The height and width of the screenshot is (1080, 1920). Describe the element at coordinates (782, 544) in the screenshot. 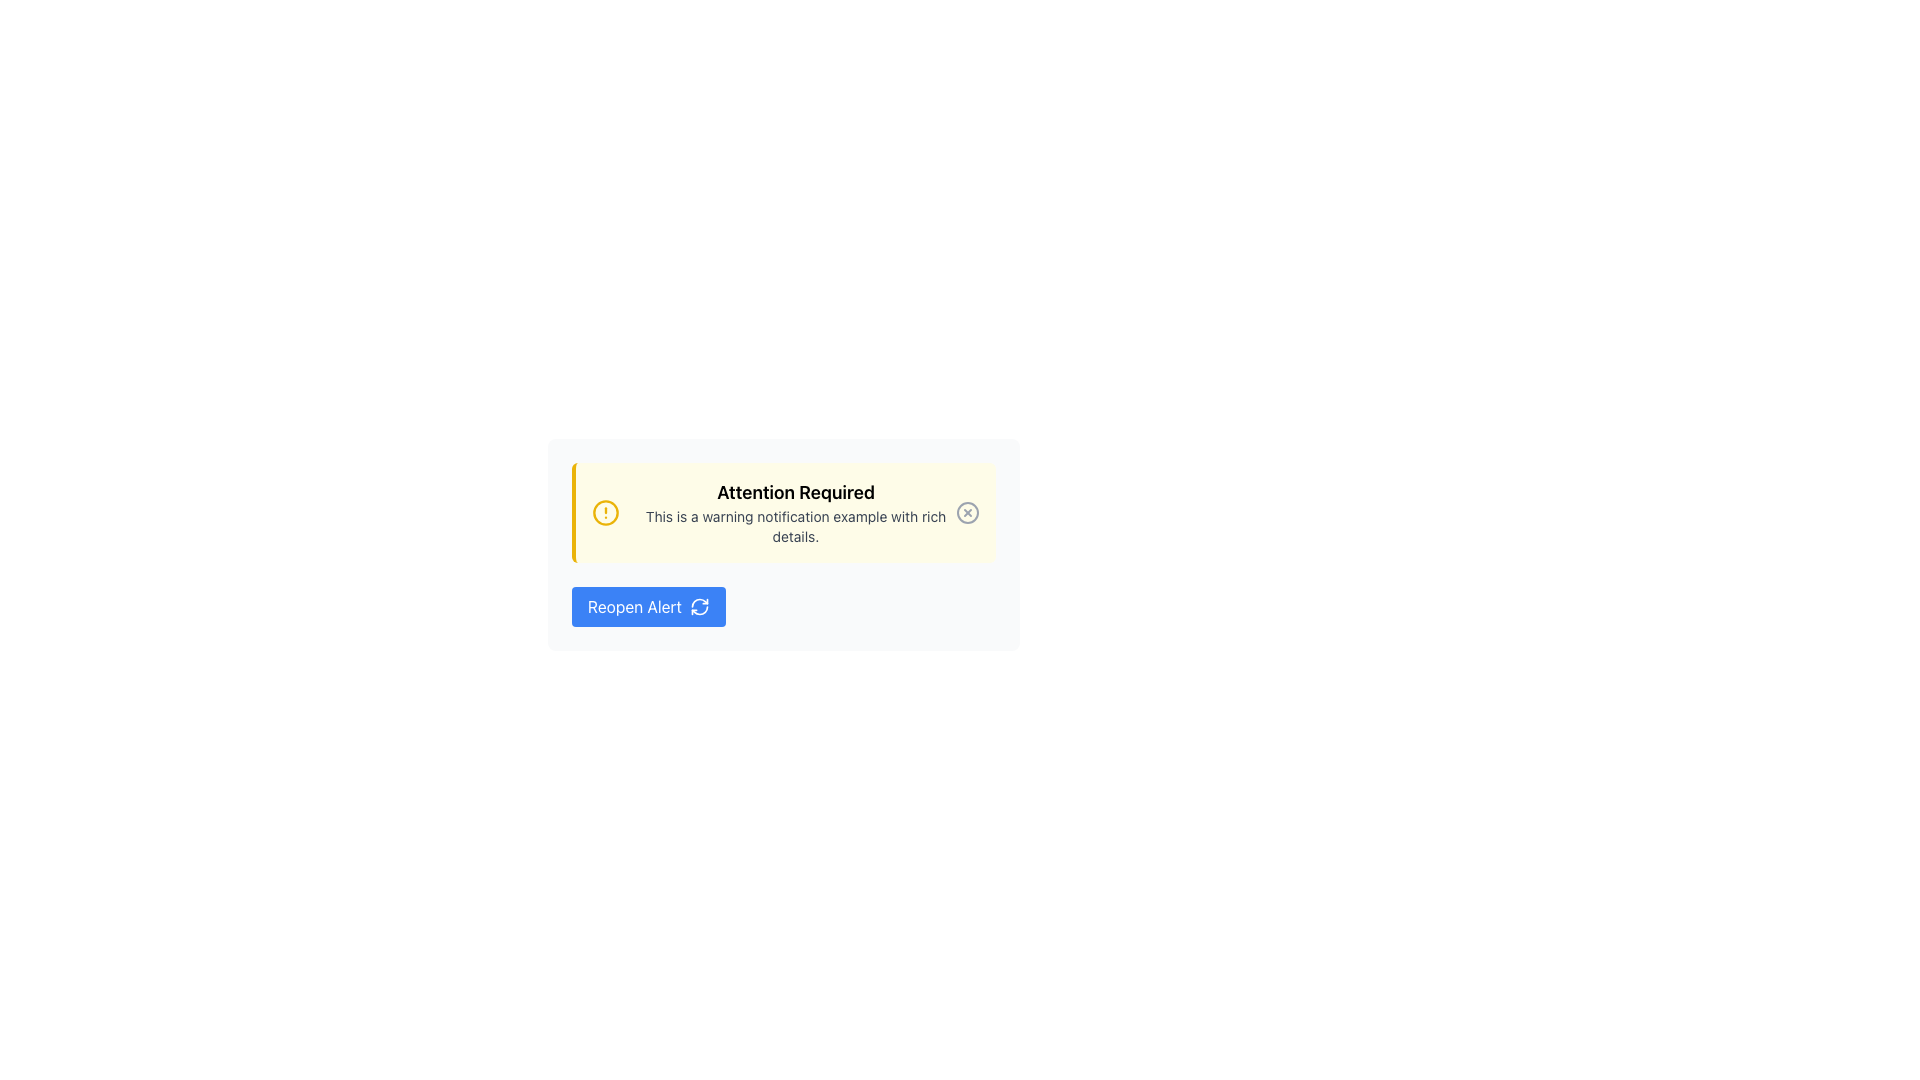

I see `the Notification Banner element with a light yellow background and the text 'Attention Required'` at that location.